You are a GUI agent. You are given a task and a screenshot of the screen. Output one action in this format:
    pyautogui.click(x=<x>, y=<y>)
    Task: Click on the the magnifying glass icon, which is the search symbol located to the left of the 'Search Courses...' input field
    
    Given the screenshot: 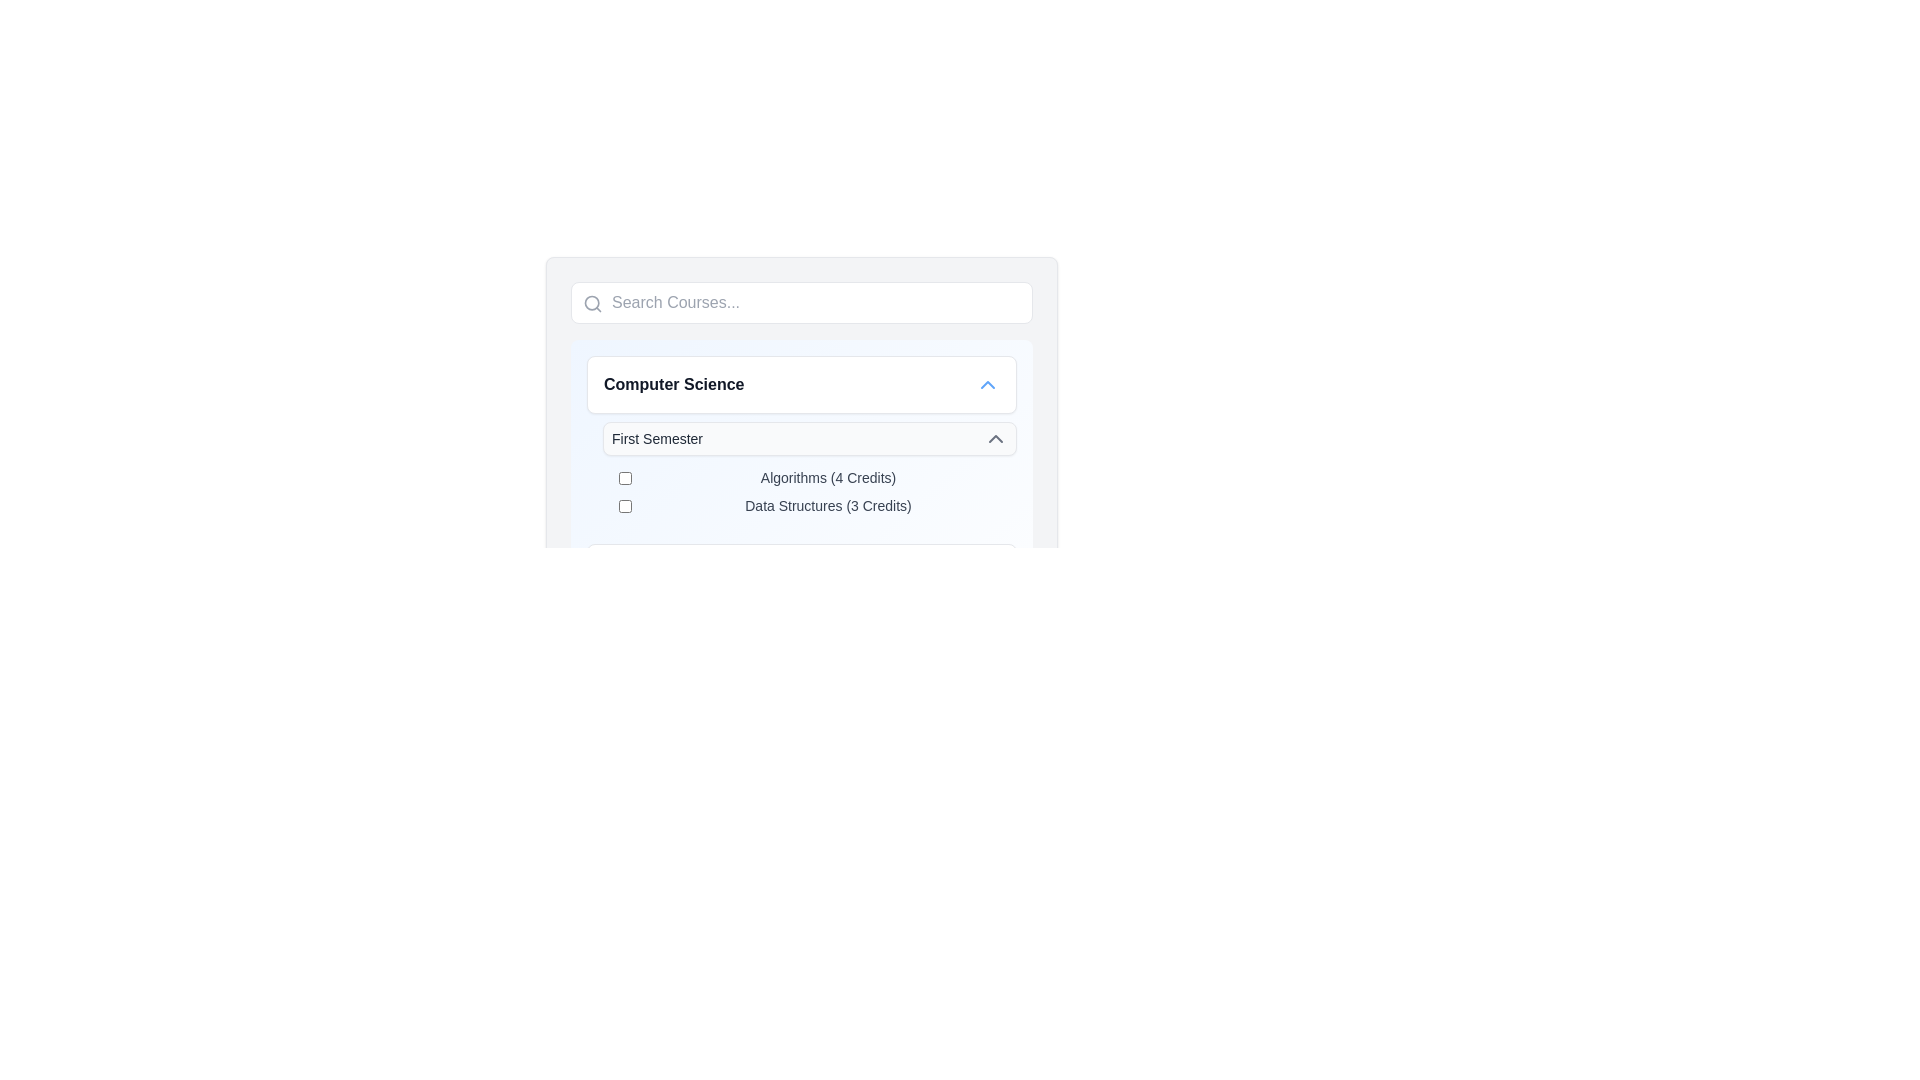 What is the action you would take?
    pyautogui.click(x=592, y=304)
    